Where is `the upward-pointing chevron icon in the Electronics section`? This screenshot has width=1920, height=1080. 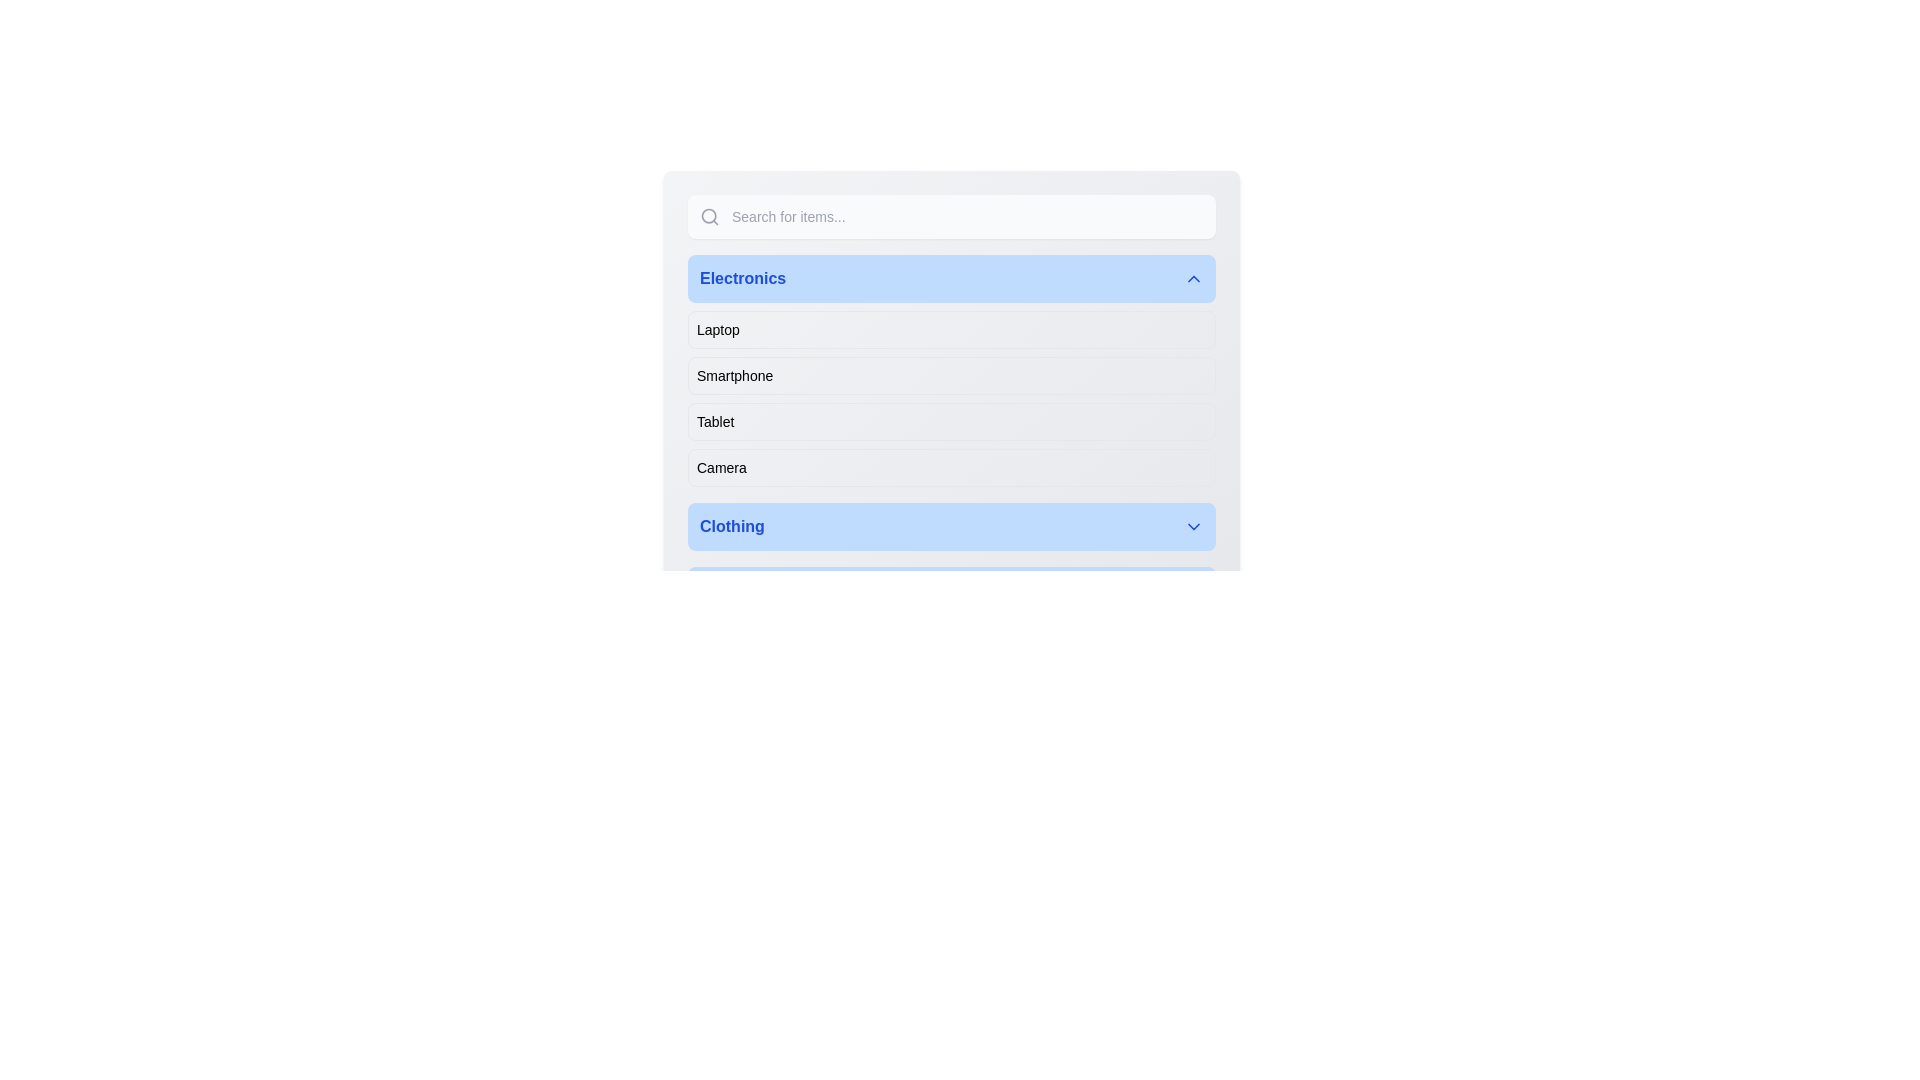 the upward-pointing chevron icon in the Electronics section is located at coordinates (1194, 278).